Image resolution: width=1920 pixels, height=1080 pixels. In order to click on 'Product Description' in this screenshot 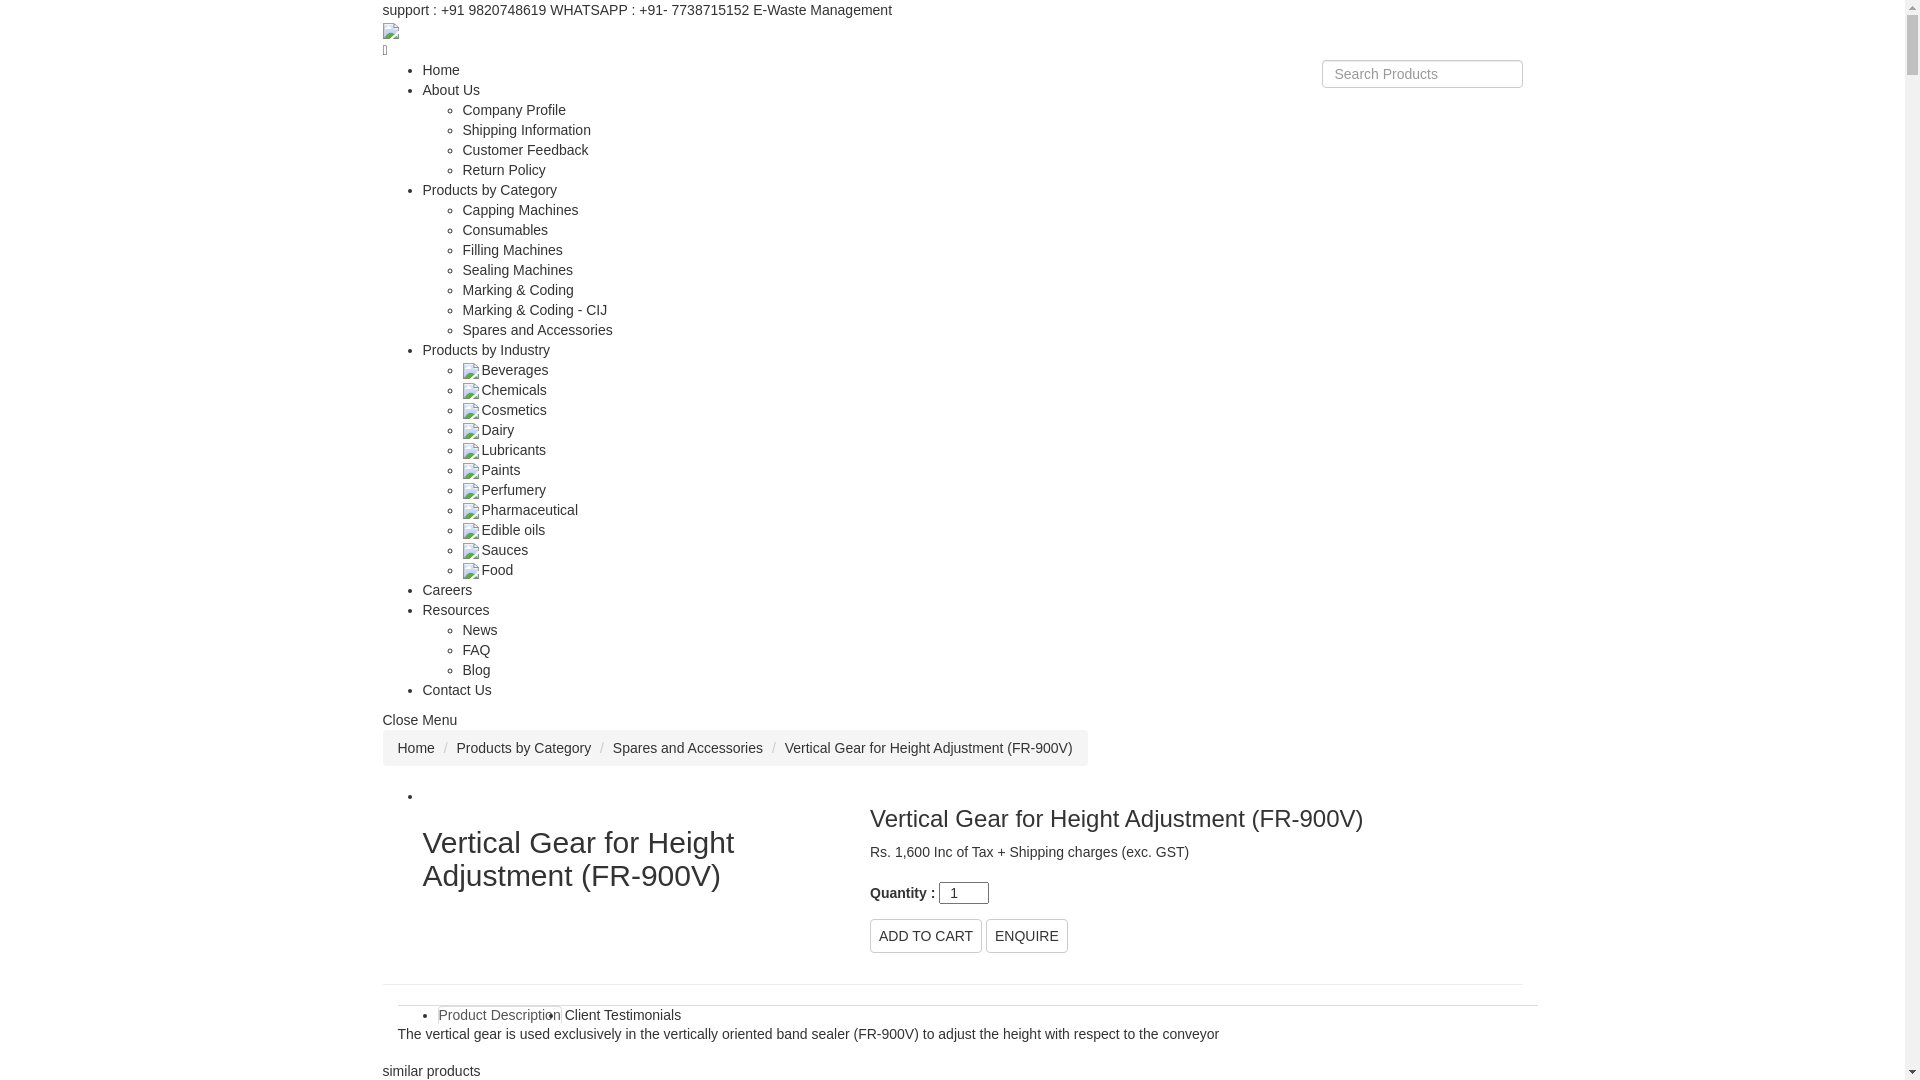, I will do `click(436, 1014)`.